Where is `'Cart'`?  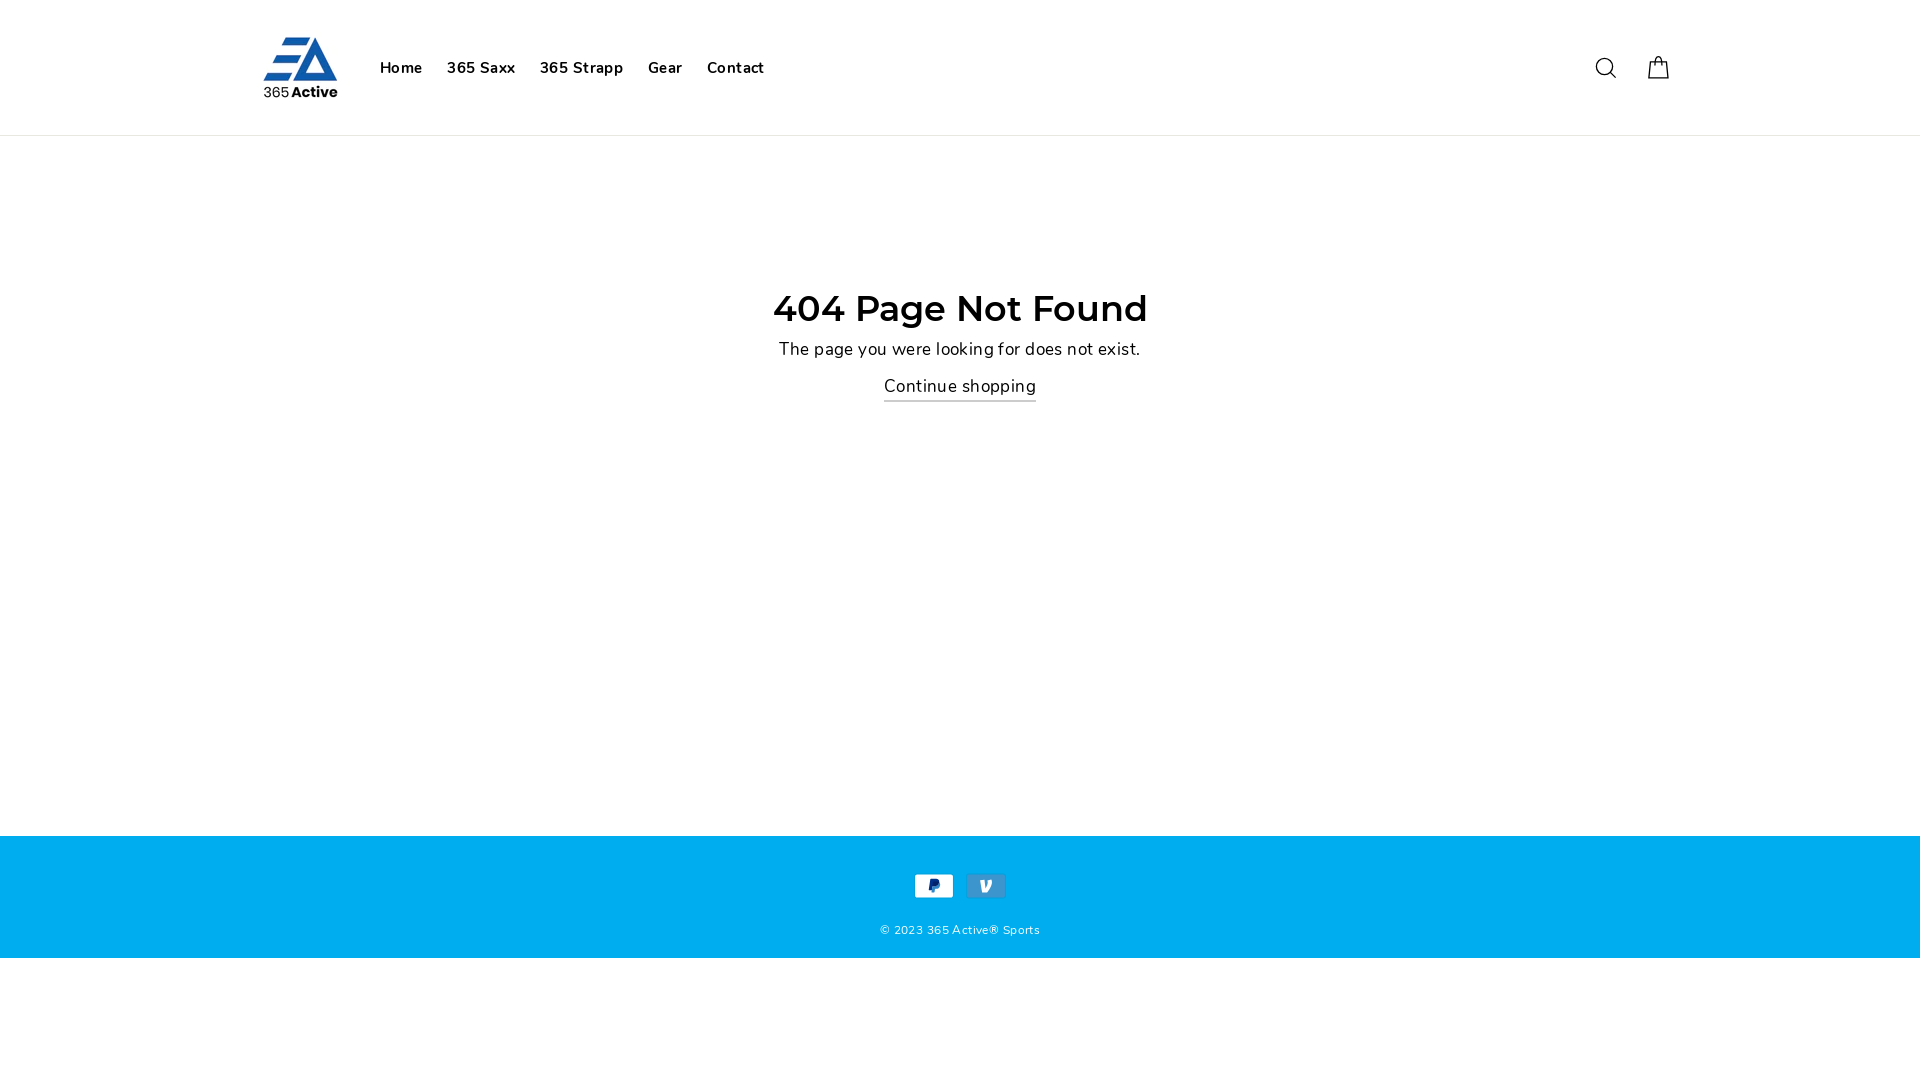 'Cart' is located at coordinates (1657, 66).